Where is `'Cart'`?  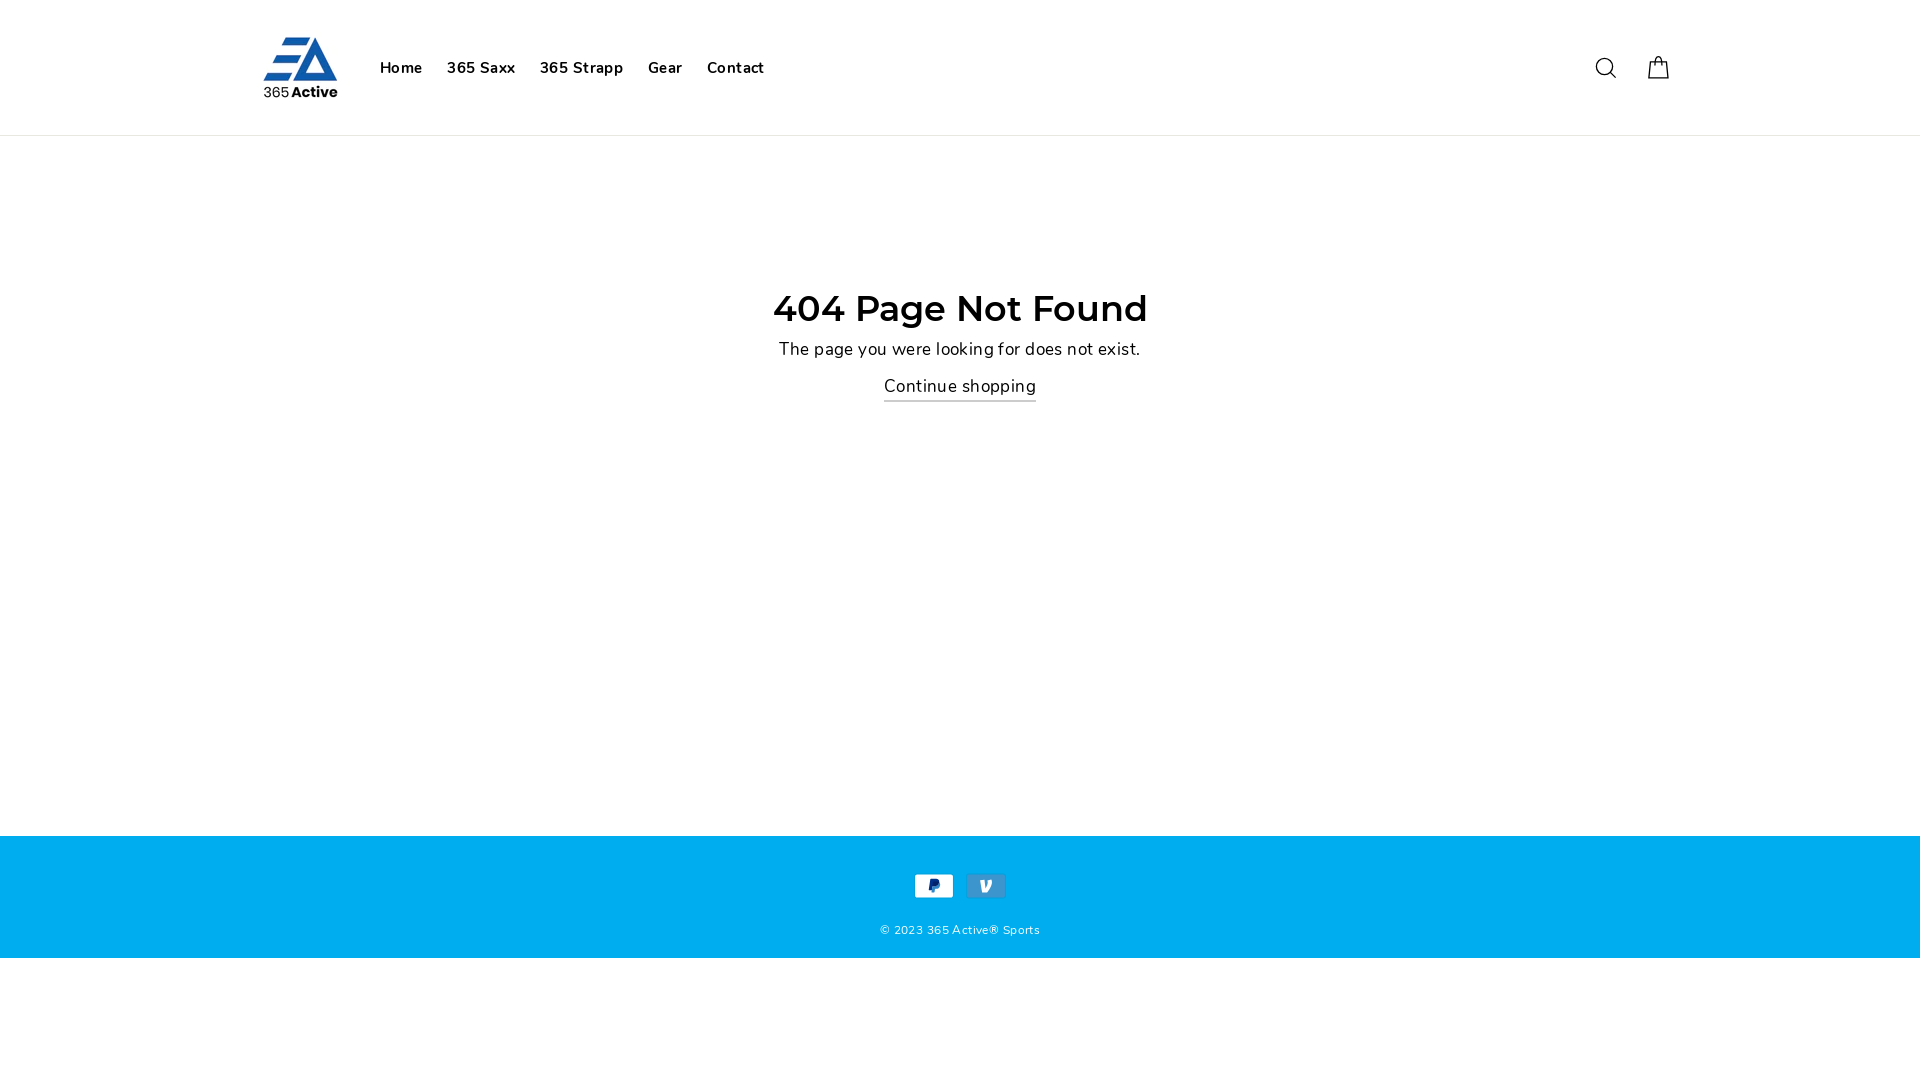 'Cart' is located at coordinates (1657, 66).